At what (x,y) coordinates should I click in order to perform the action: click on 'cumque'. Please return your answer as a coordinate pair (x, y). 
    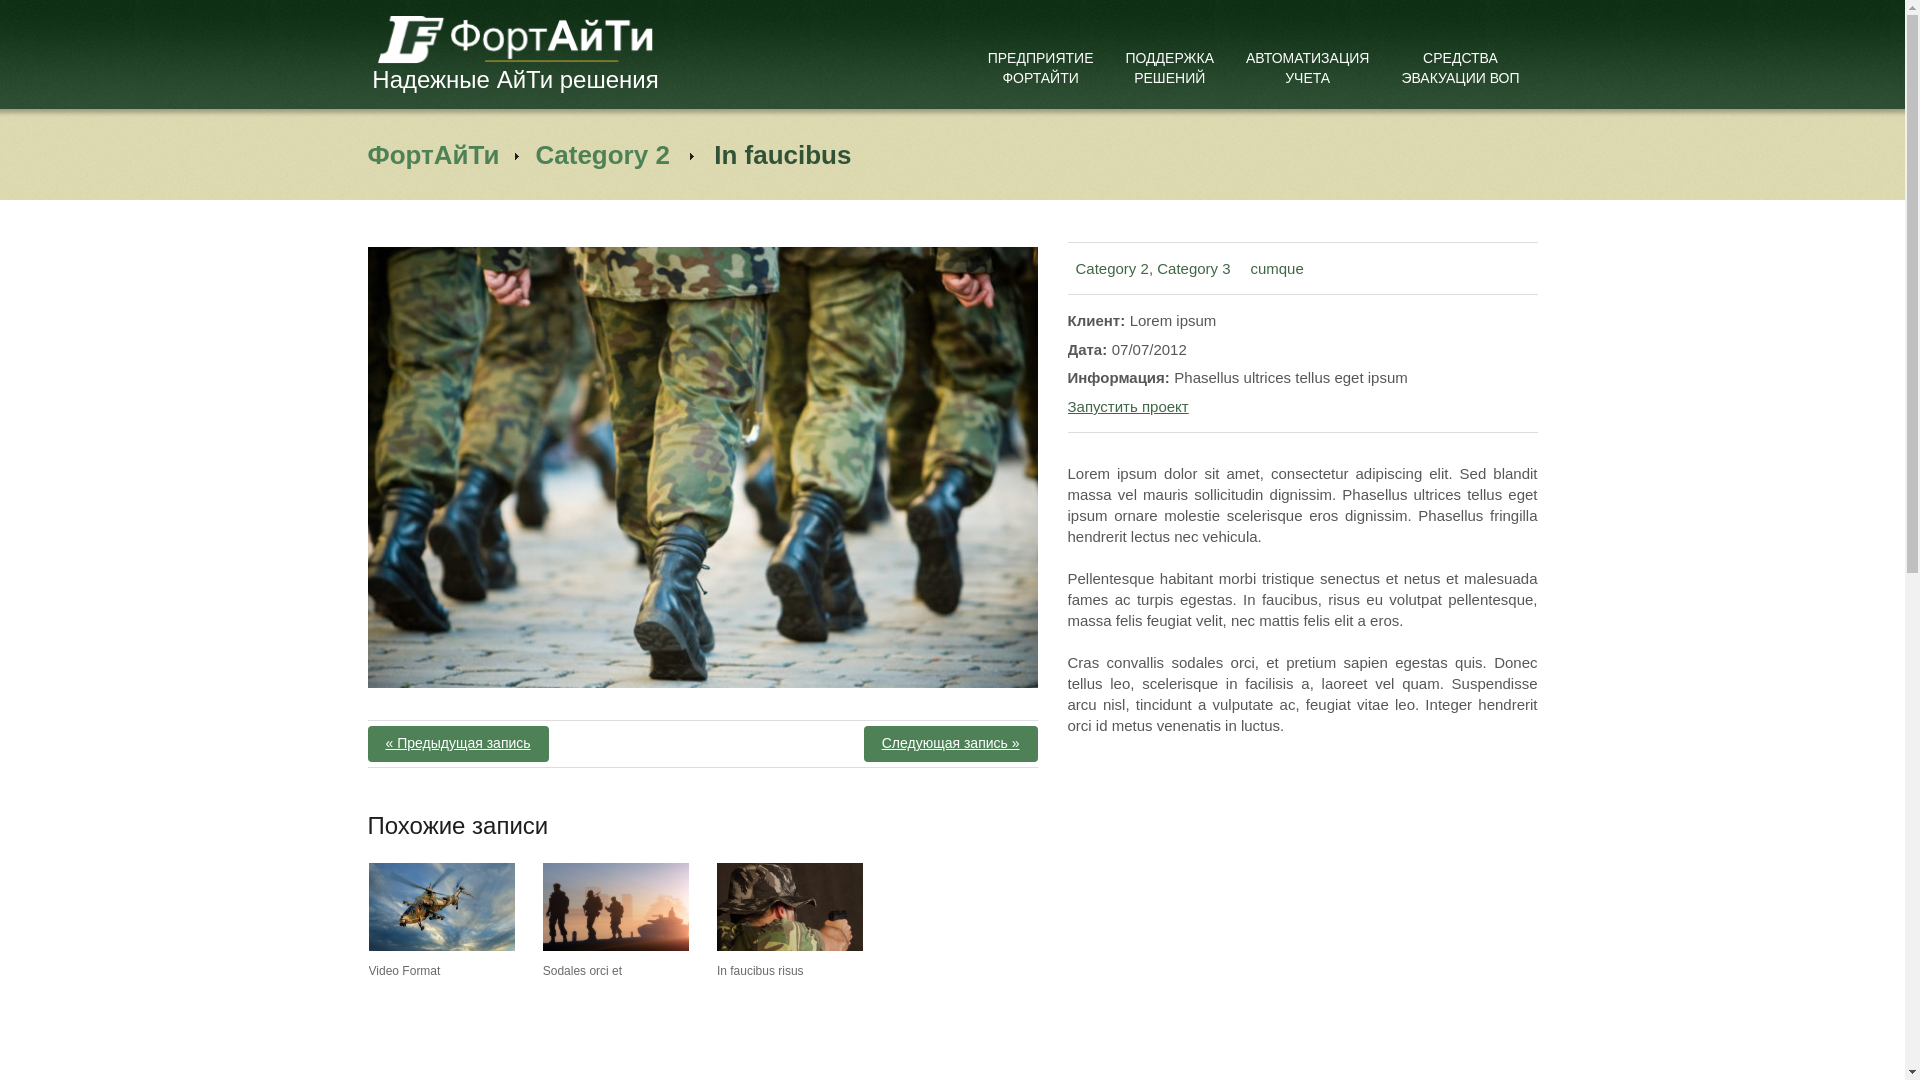
    Looking at the image, I should click on (1275, 267).